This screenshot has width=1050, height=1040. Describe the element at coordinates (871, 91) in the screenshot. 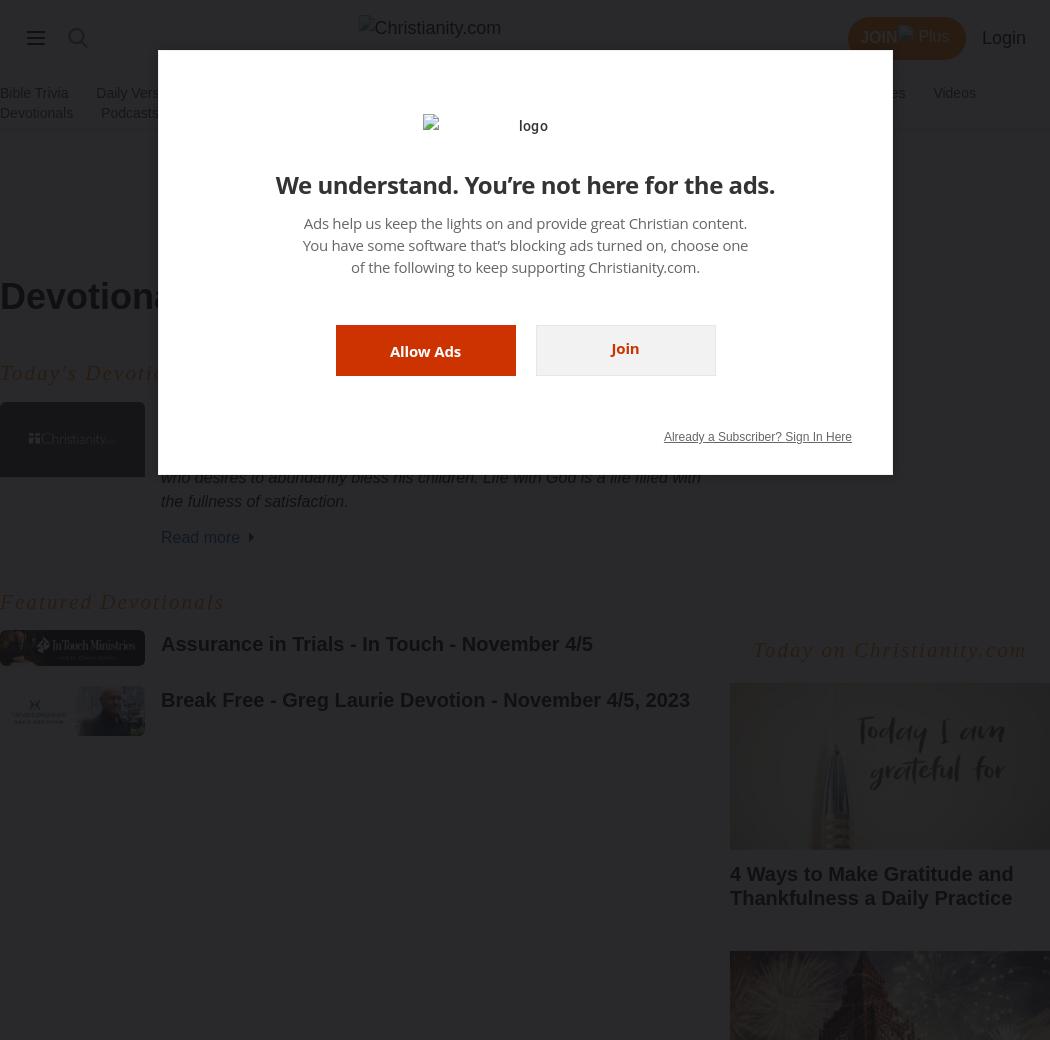

I see `'End Times'` at that location.